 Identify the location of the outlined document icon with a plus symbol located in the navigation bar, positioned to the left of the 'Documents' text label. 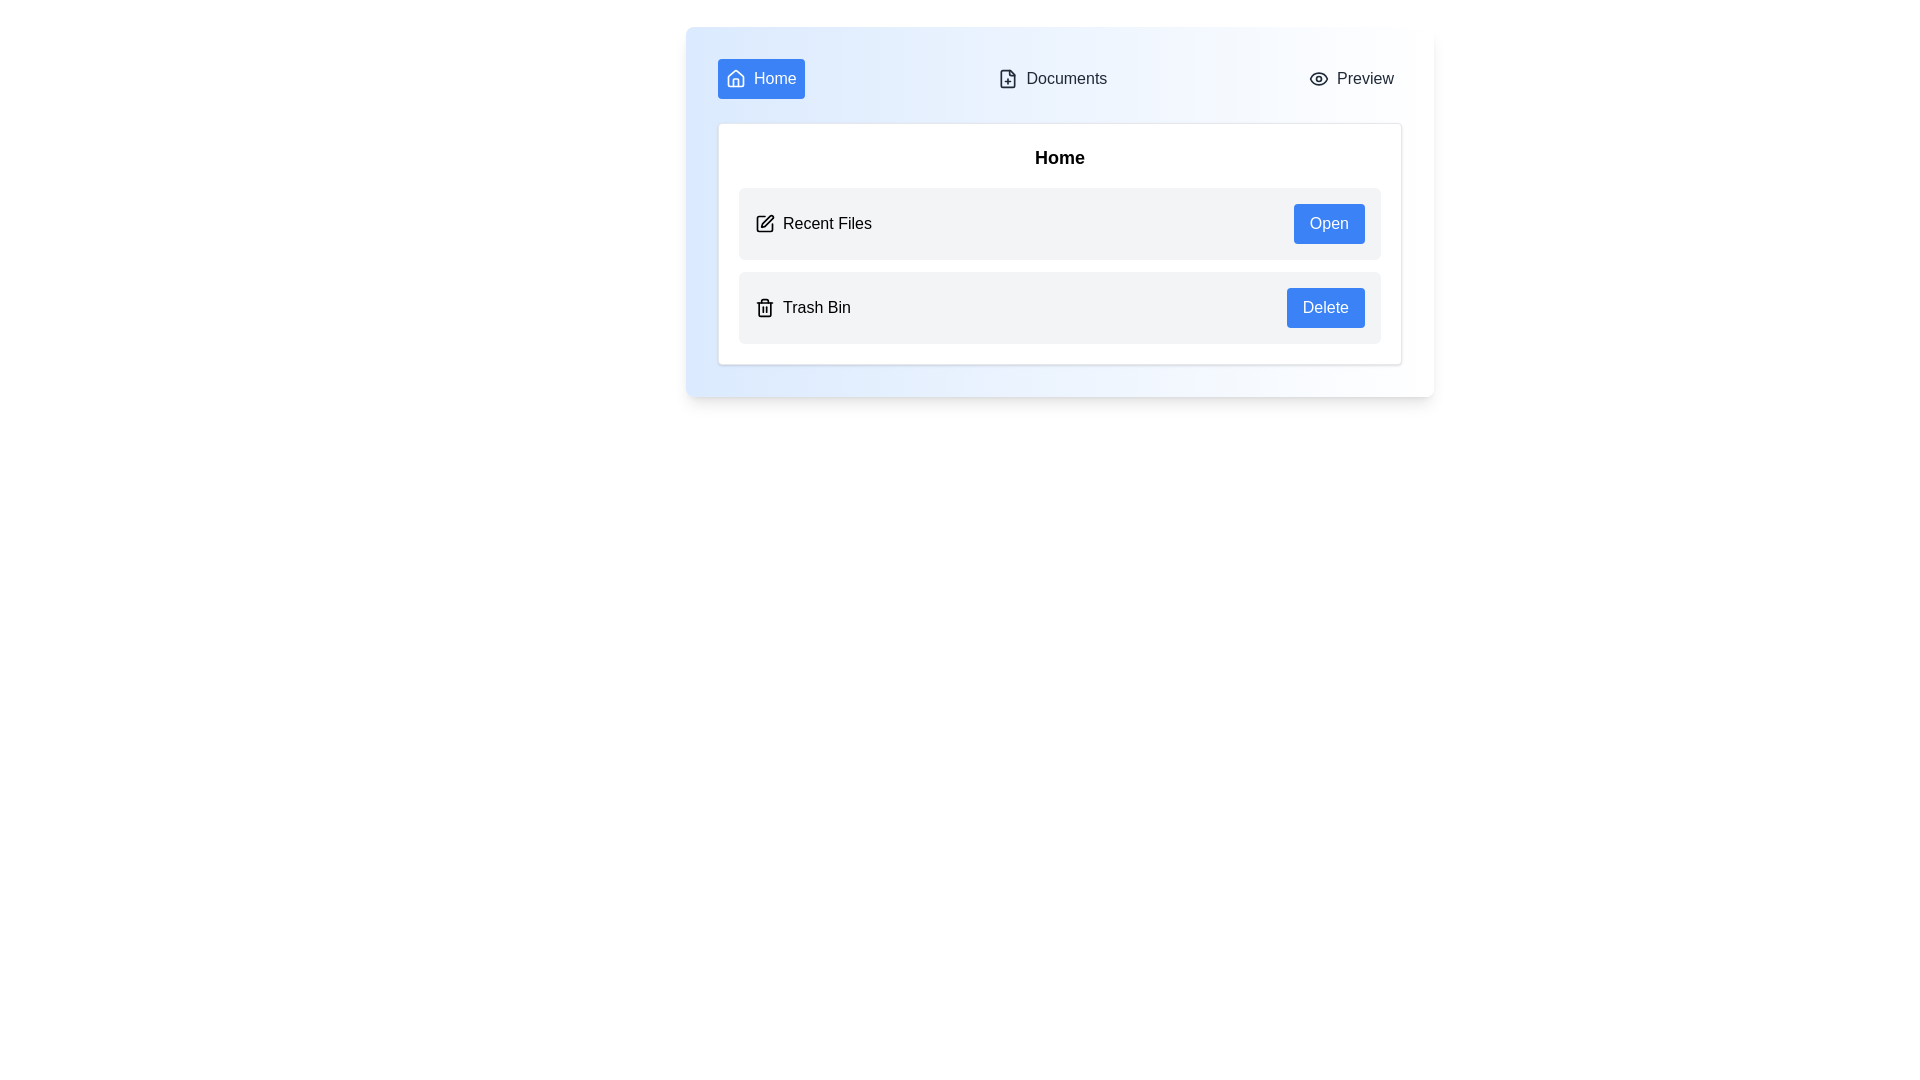
(1008, 77).